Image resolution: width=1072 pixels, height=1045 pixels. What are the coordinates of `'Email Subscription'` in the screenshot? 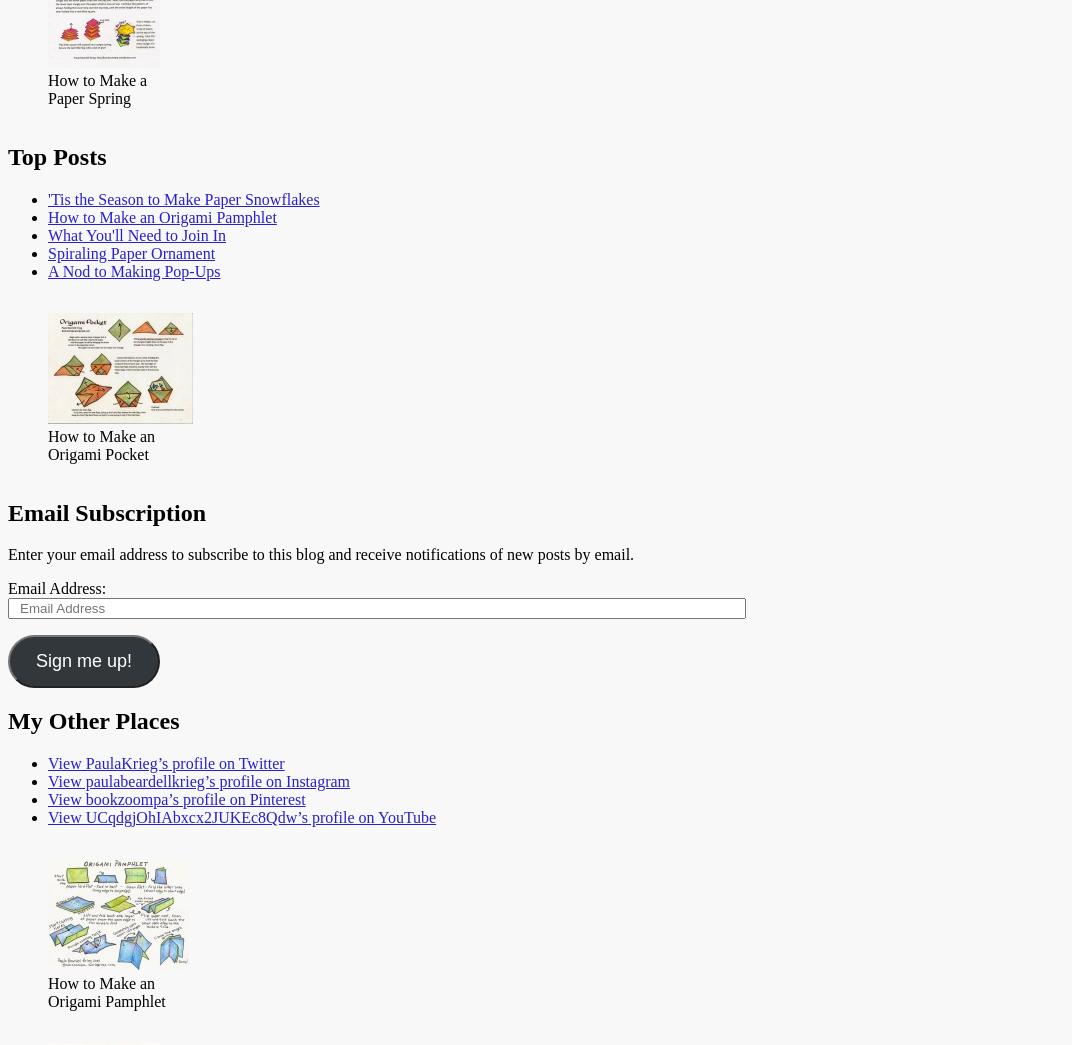 It's located at (106, 511).